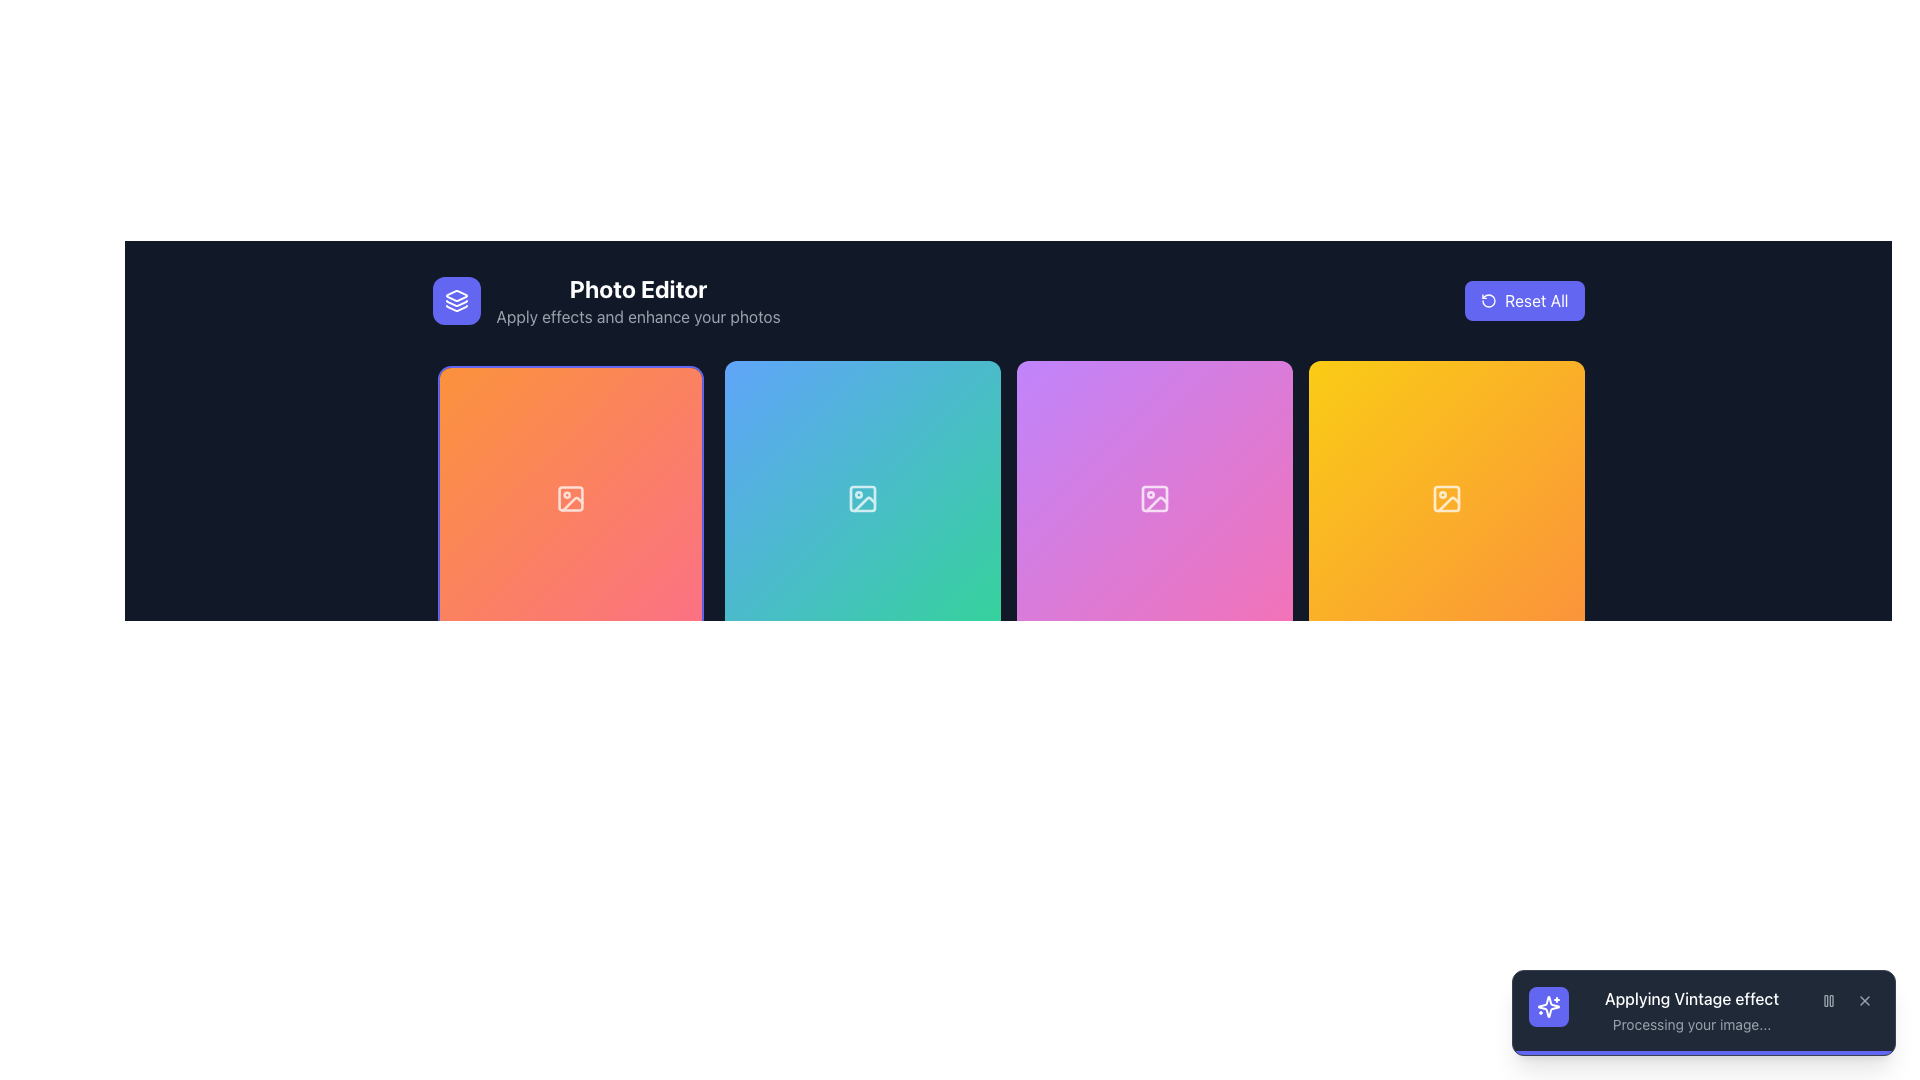 Image resolution: width=1920 pixels, height=1080 pixels. What do you see at coordinates (1703, 1010) in the screenshot?
I see `the notification panel located at the bottom-right corner of the interface` at bounding box center [1703, 1010].